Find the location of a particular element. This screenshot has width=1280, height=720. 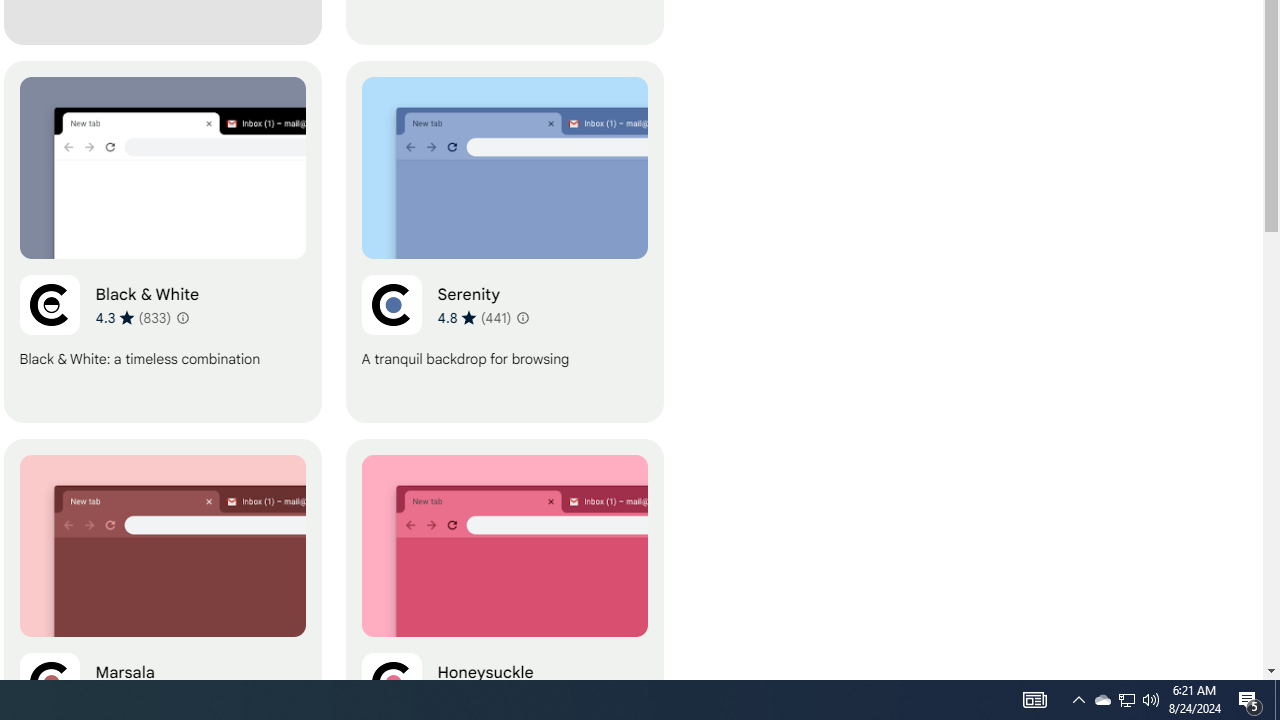

'Average rating 4.3 out of 5 stars. 833 ratings.' is located at coordinates (132, 316).